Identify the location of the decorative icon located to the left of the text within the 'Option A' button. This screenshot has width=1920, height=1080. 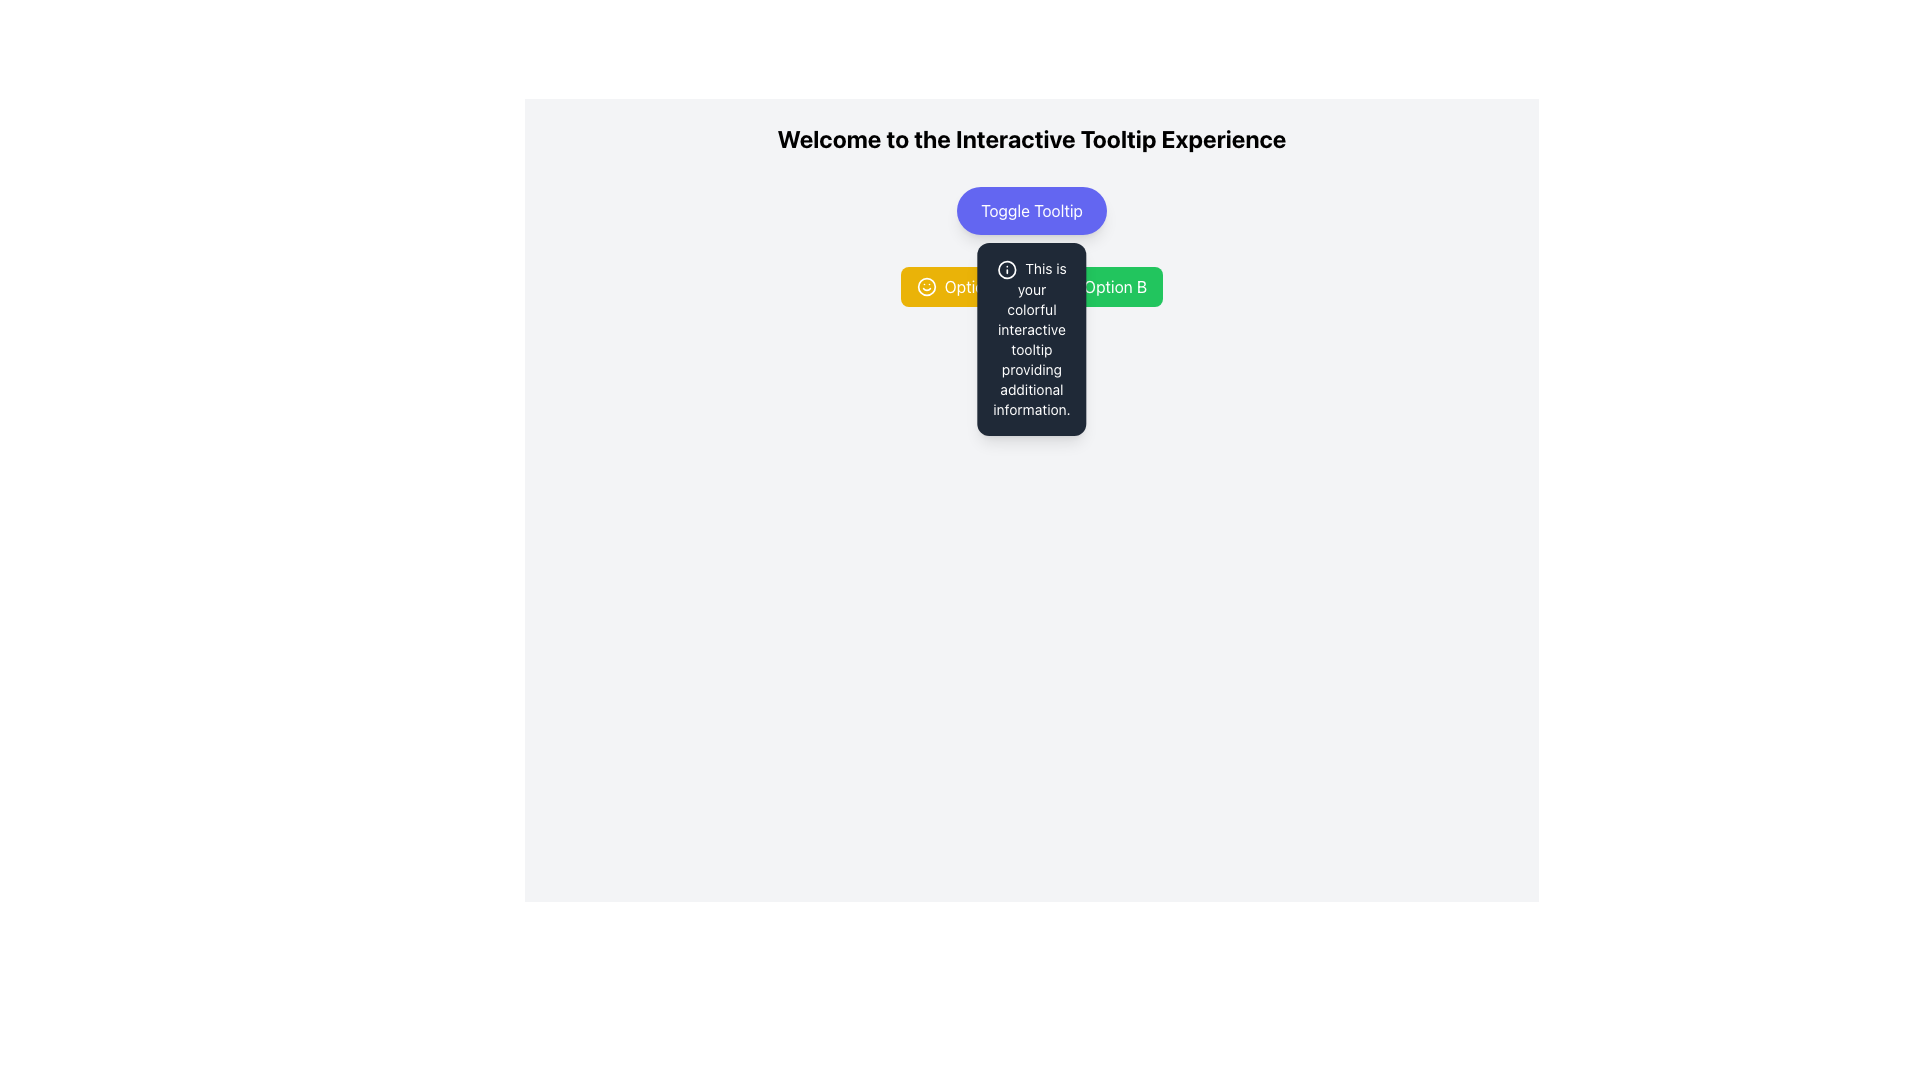
(925, 286).